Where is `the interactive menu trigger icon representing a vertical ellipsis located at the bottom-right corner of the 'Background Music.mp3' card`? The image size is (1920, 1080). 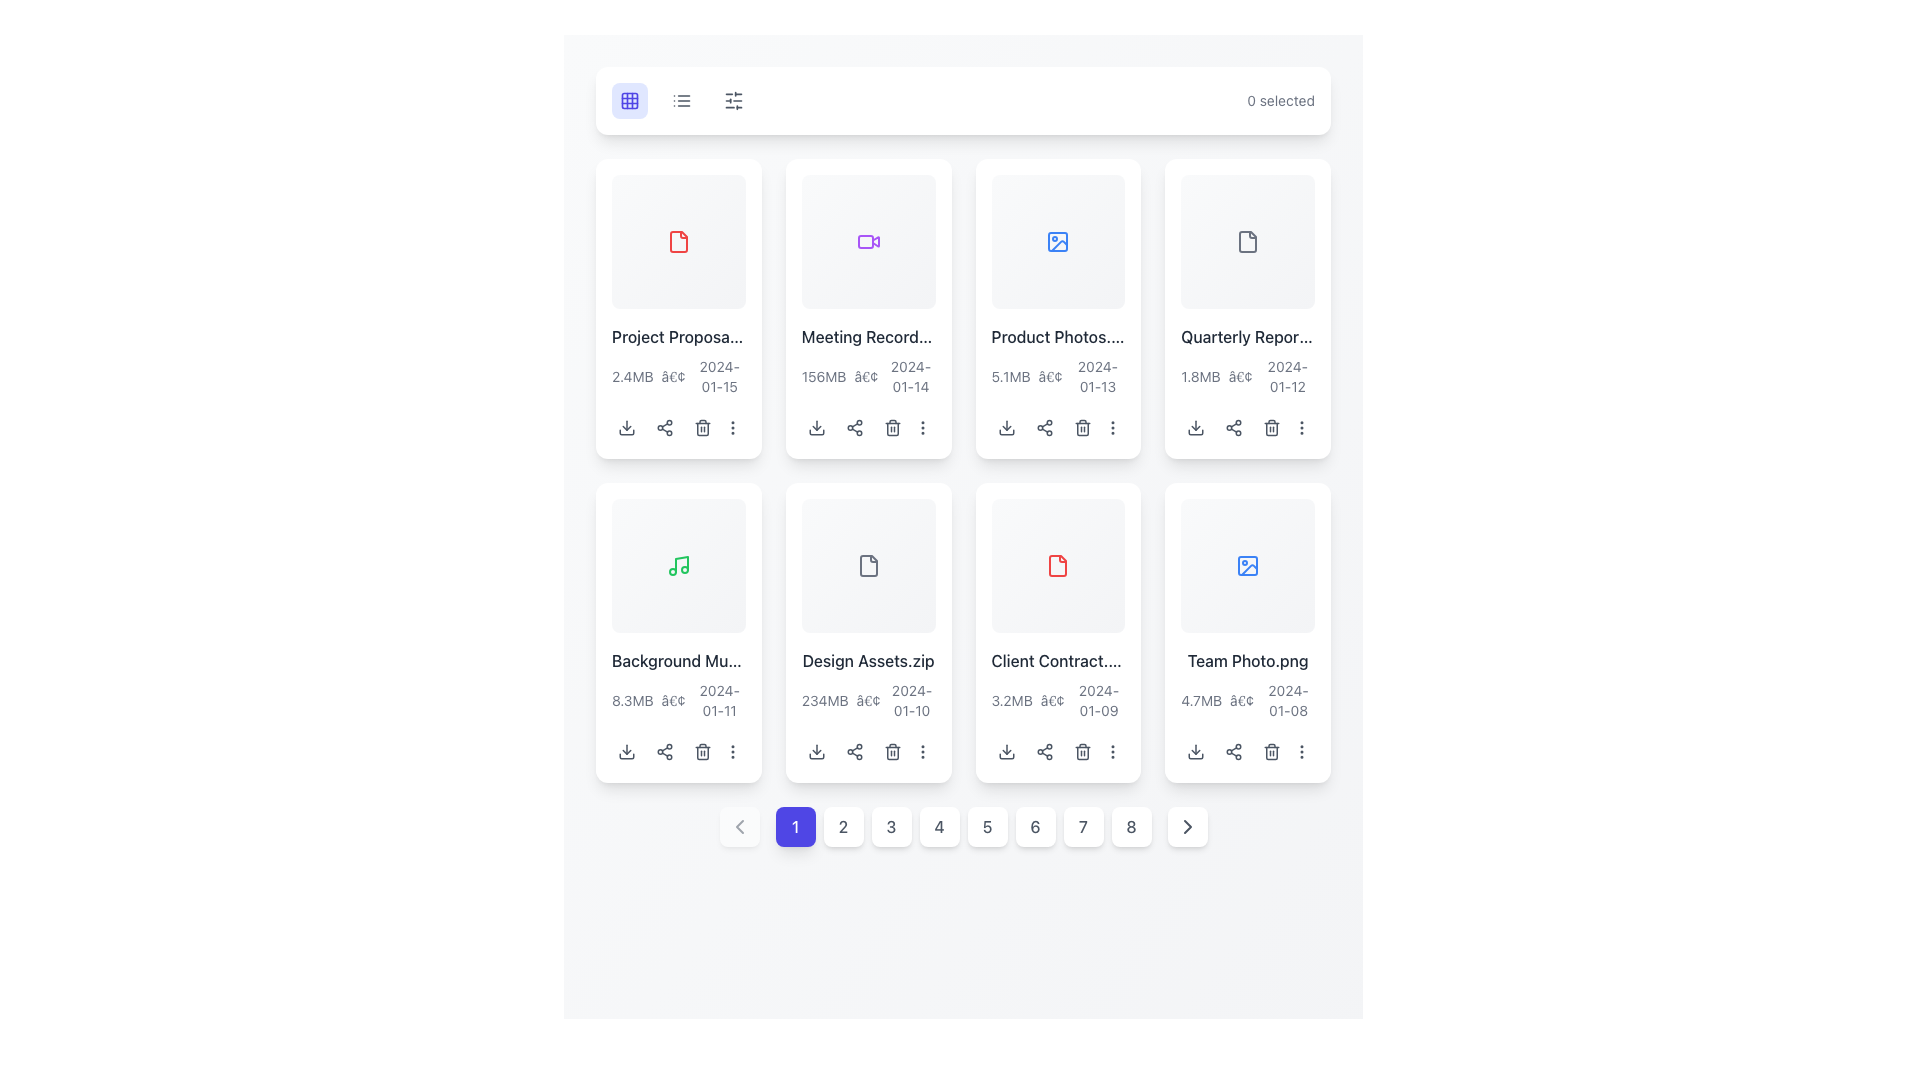
the interactive menu trigger icon representing a vertical ellipsis located at the bottom-right corner of the 'Background Music.mp3' card is located at coordinates (732, 751).